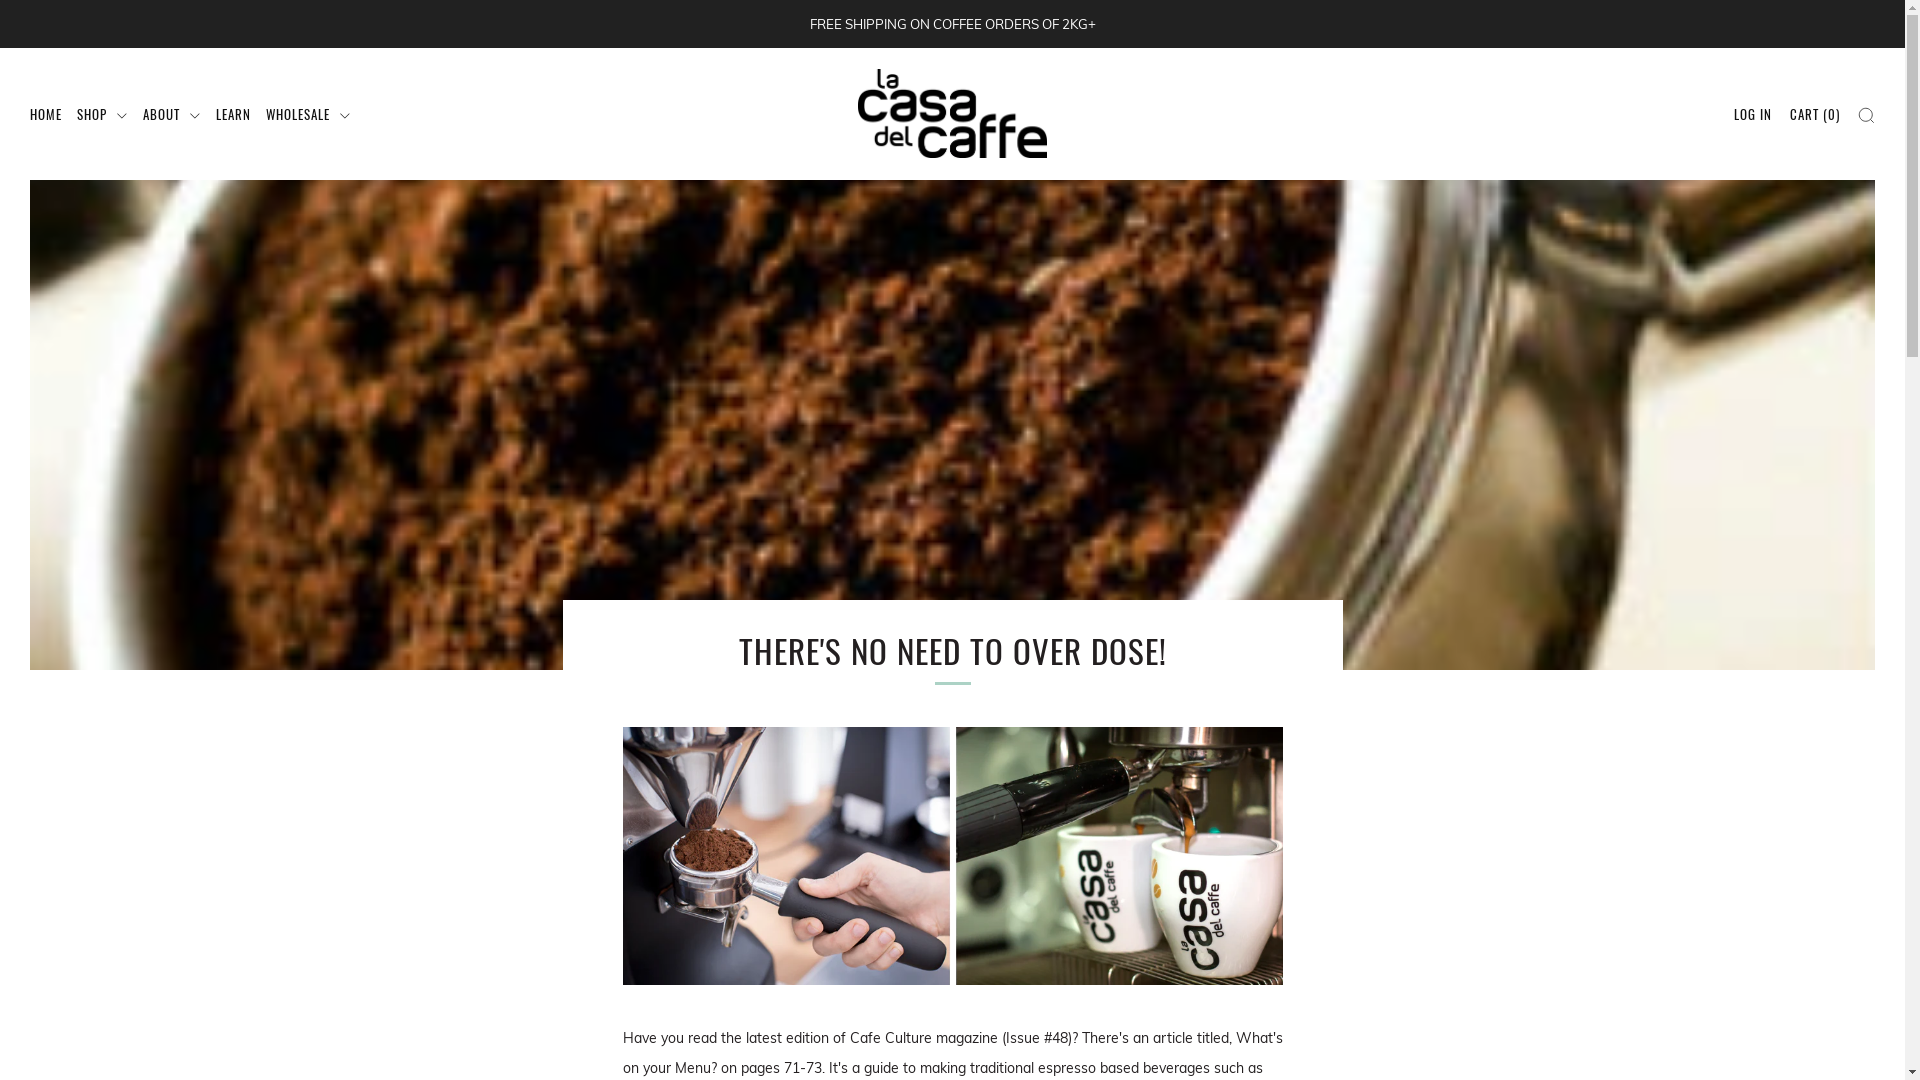 Image resolution: width=1920 pixels, height=1080 pixels. Describe the element at coordinates (1814, 114) in the screenshot. I see `'CART (0)'` at that location.